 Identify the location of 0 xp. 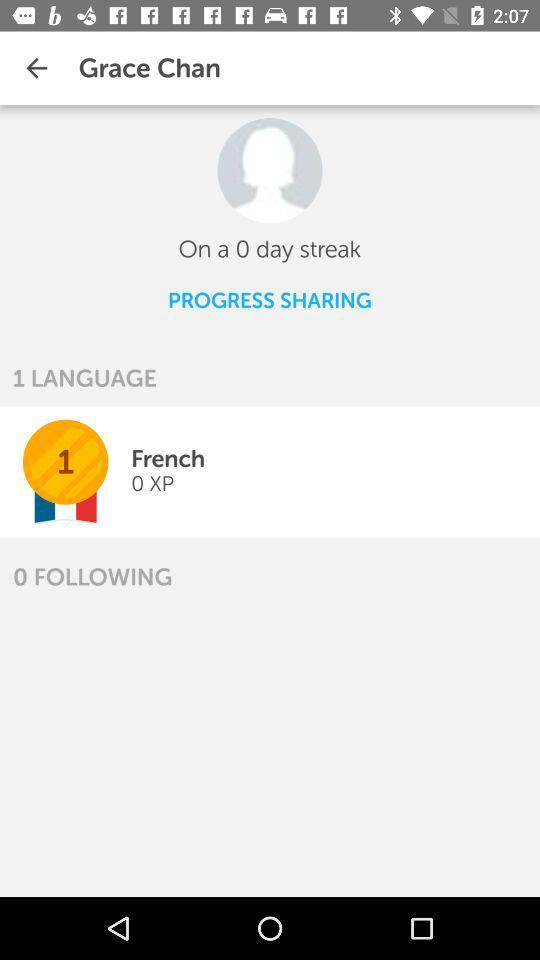
(151, 482).